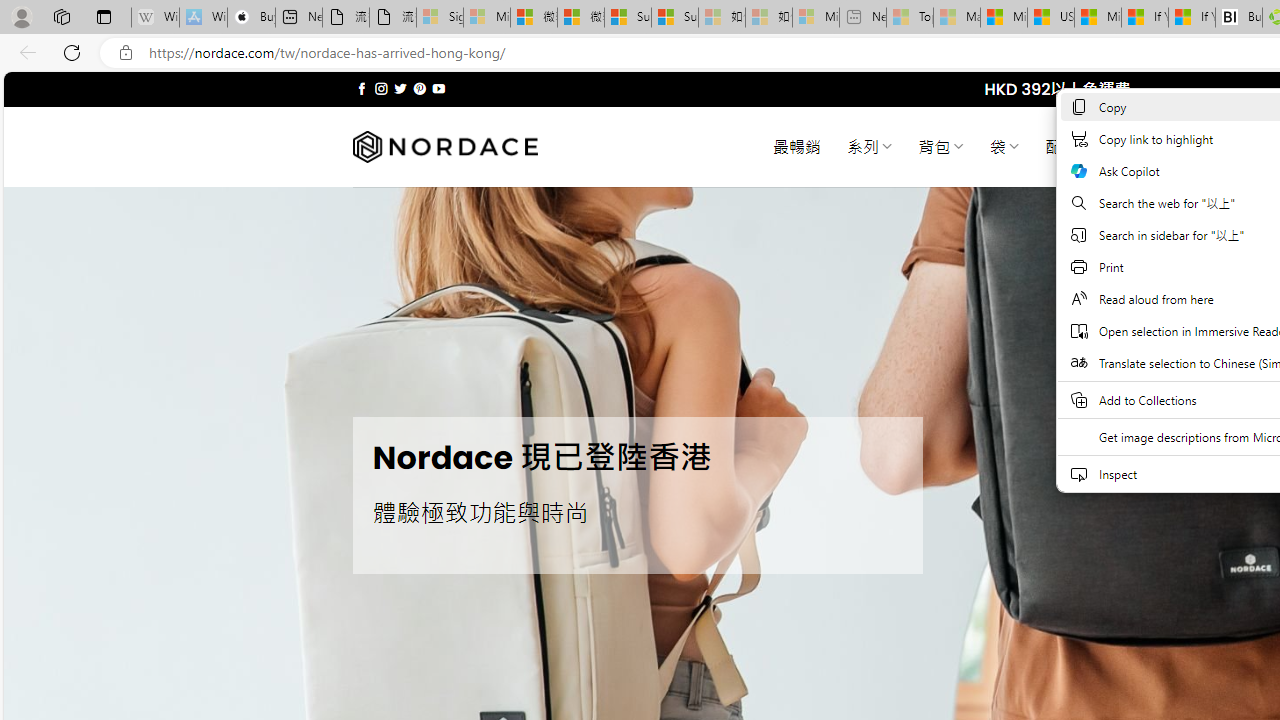 The image size is (1280, 720). What do you see at coordinates (438, 88) in the screenshot?
I see `'Follow on YouTube'` at bounding box center [438, 88].